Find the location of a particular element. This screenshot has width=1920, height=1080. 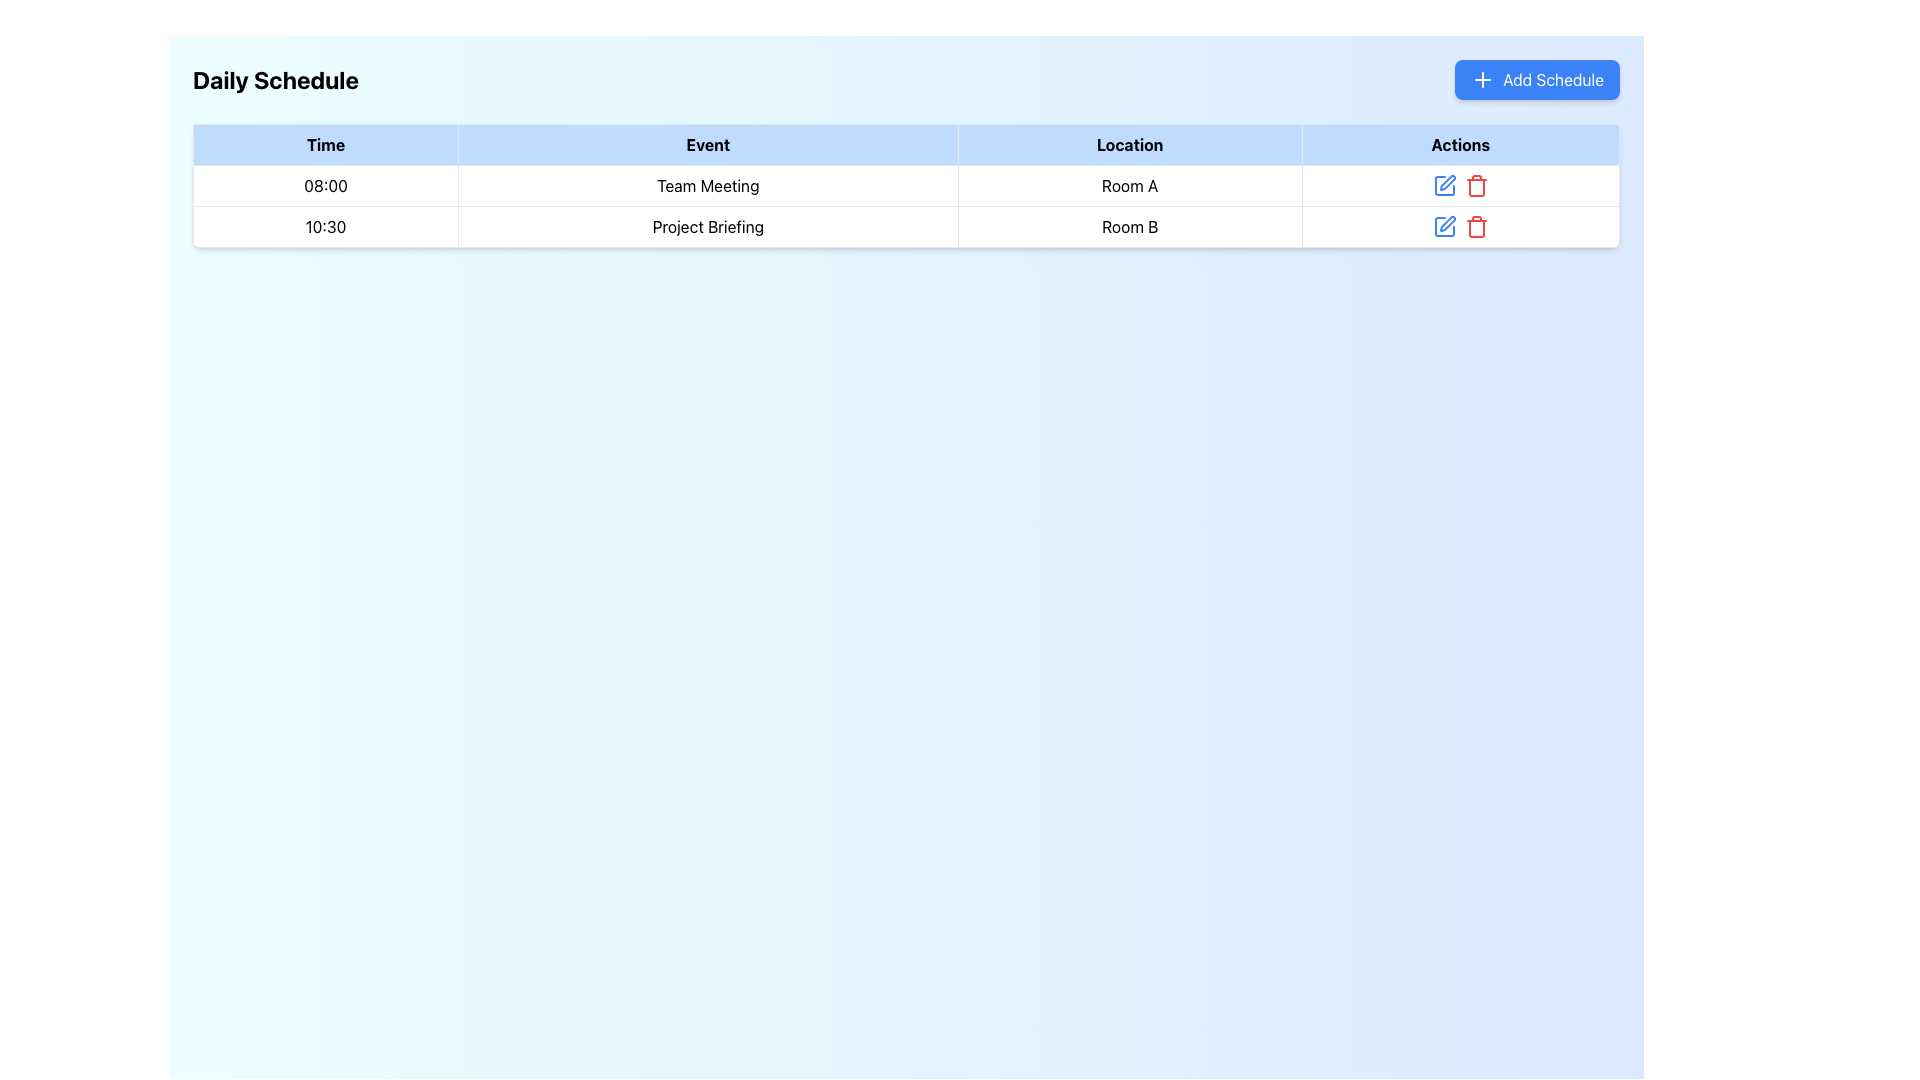

the edit icon button located in the 'Actions' column of the second row for the 'Project Briefing' entry to initiate the edit action is located at coordinates (1446, 223).